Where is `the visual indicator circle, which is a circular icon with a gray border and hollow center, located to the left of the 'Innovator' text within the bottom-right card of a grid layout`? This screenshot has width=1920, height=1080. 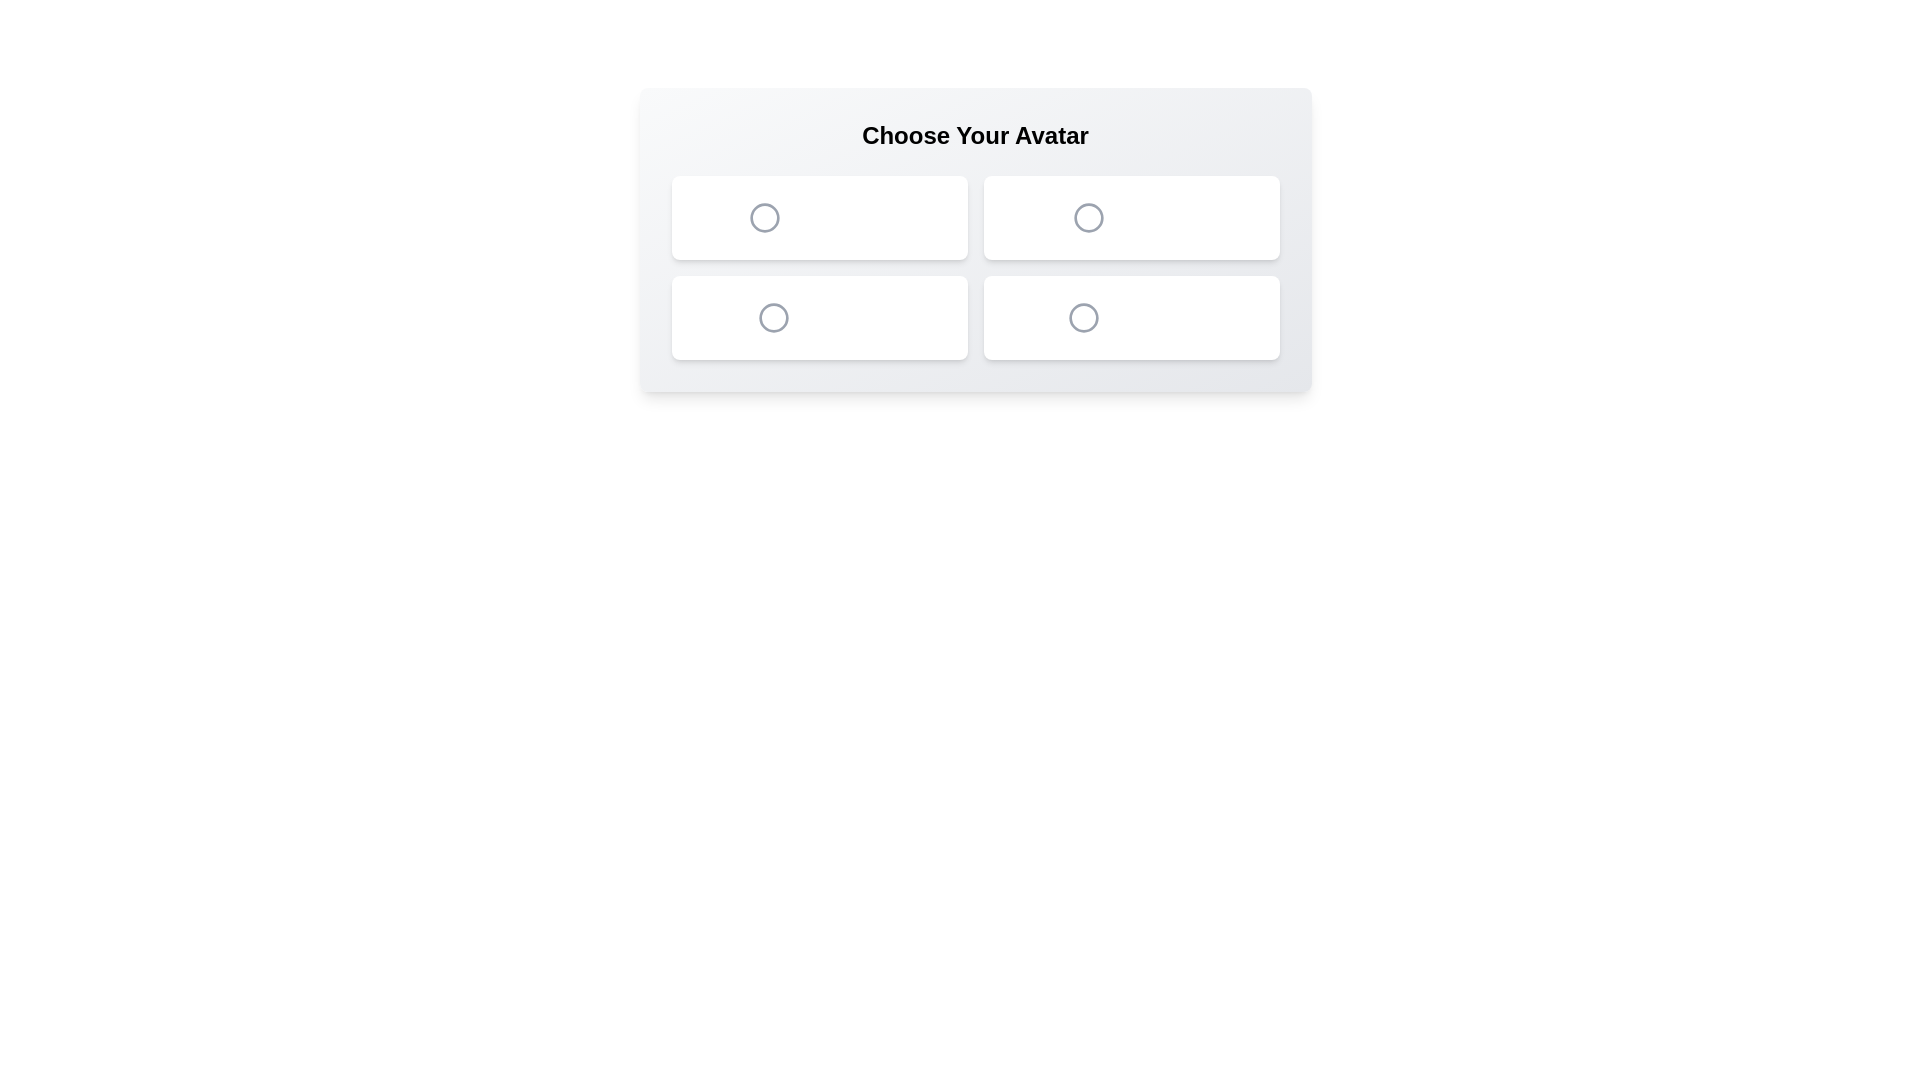
the visual indicator circle, which is a circular icon with a gray border and hollow center, located to the left of the 'Innovator' text within the bottom-right card of a grid layout is located at coordinates (1083, 316).